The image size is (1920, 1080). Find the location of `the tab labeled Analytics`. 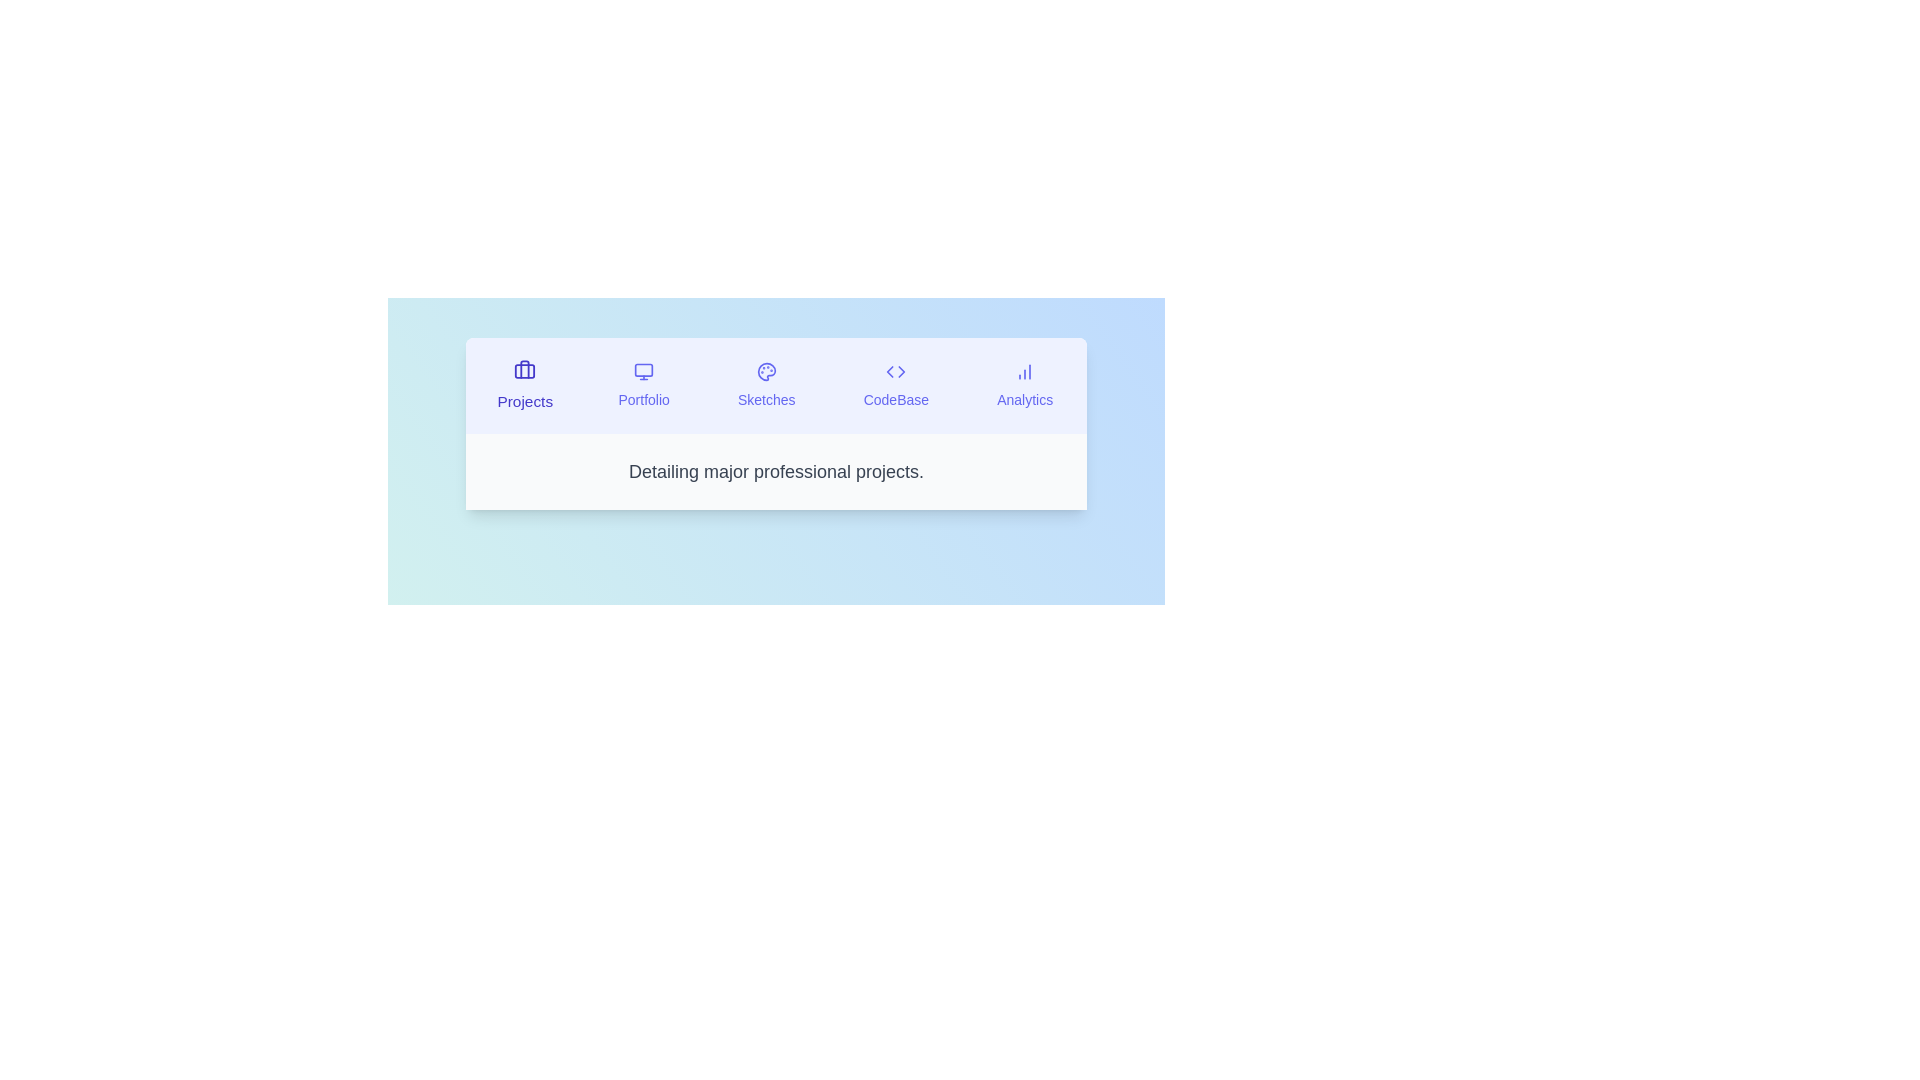

the tab labeled Analytics is located at coordinates (1025, 385).